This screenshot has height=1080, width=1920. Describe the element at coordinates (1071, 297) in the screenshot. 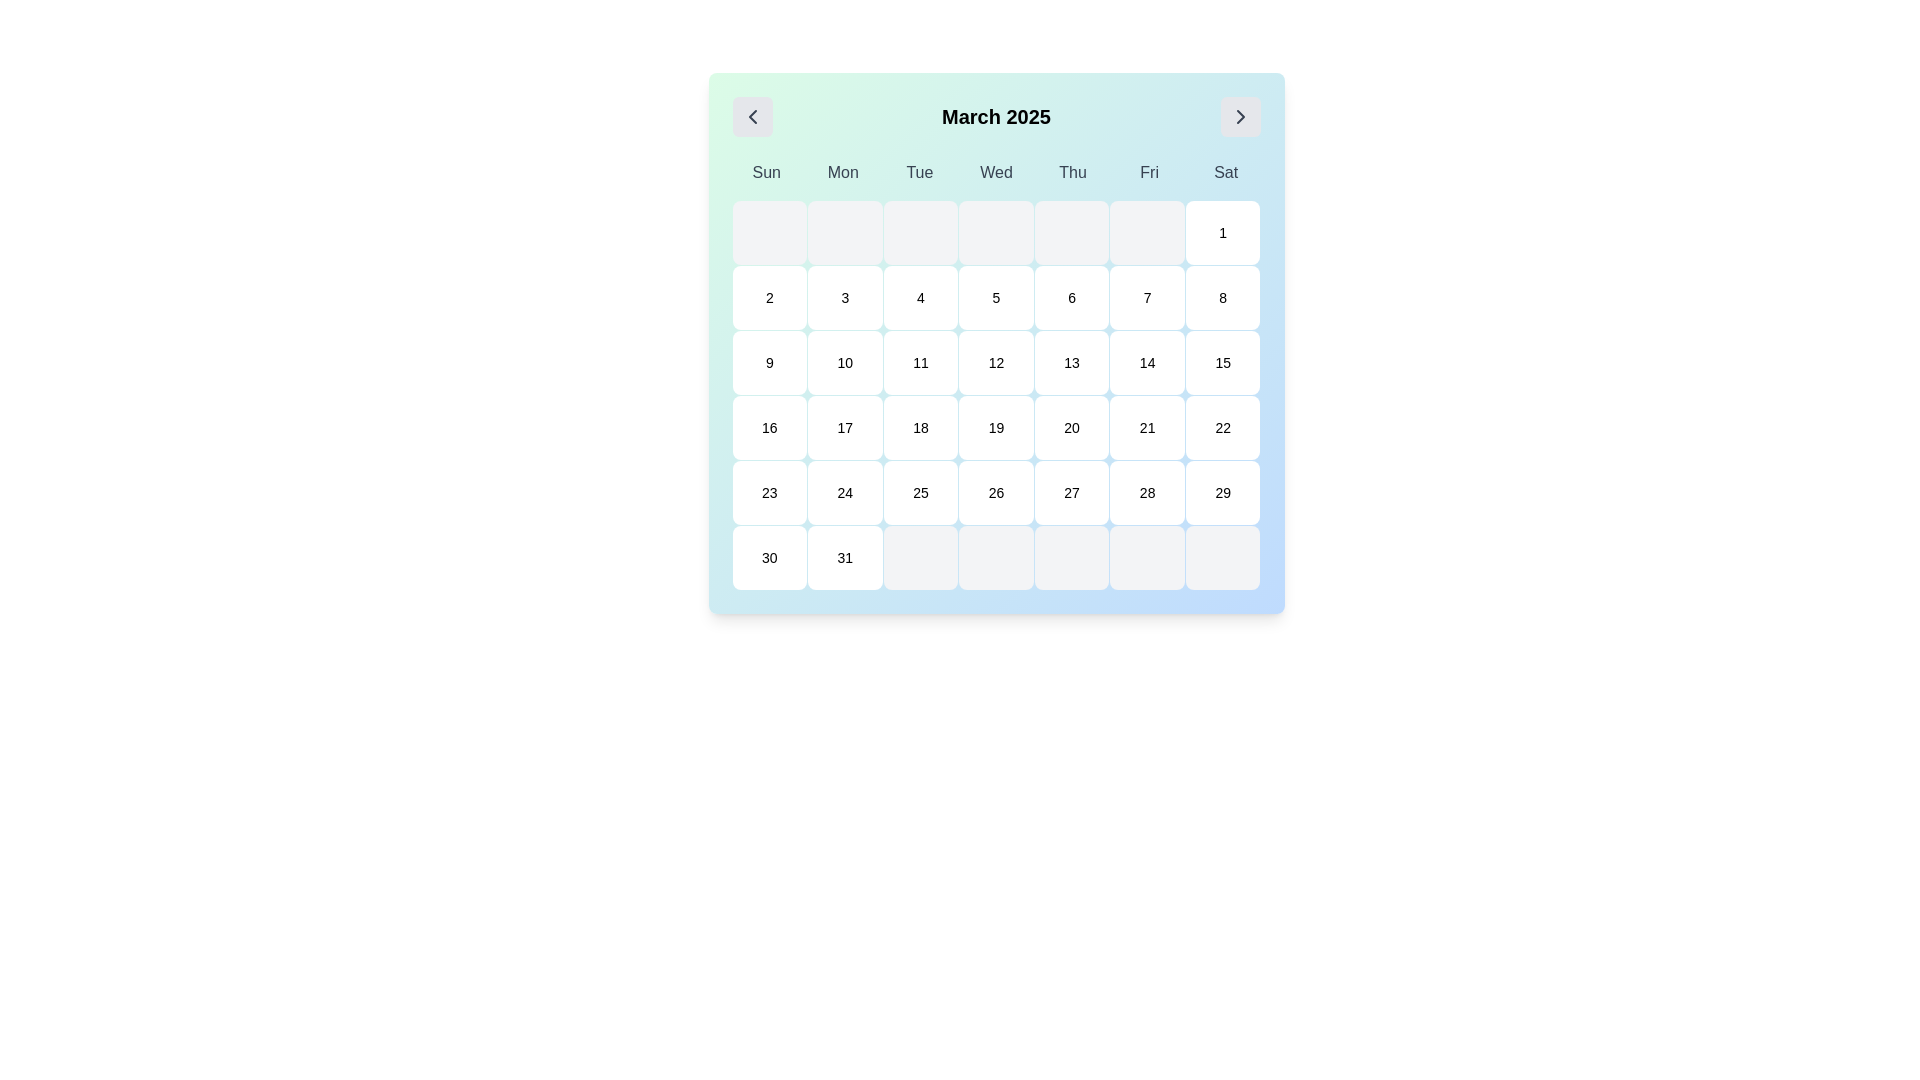

I see `the white rounded square button with the number '6' displayed at its center, located under 'March 2025' in the calendar grid layout` at that location.